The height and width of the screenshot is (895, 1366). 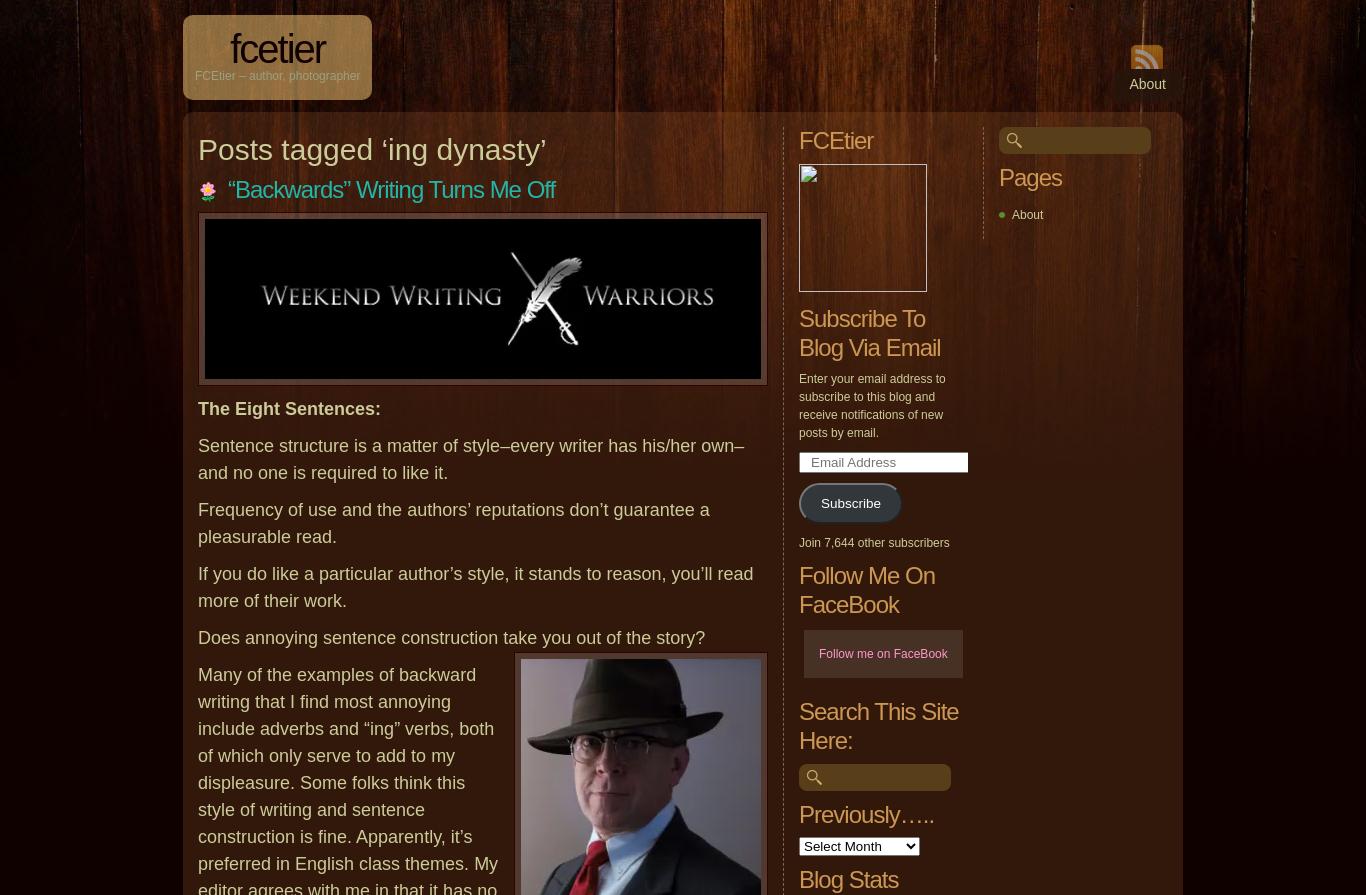 What do you see at coordinates (289, 409) in the screenshot?
I see `'The Eight Sentences:'` at bounding box center [289, 409].